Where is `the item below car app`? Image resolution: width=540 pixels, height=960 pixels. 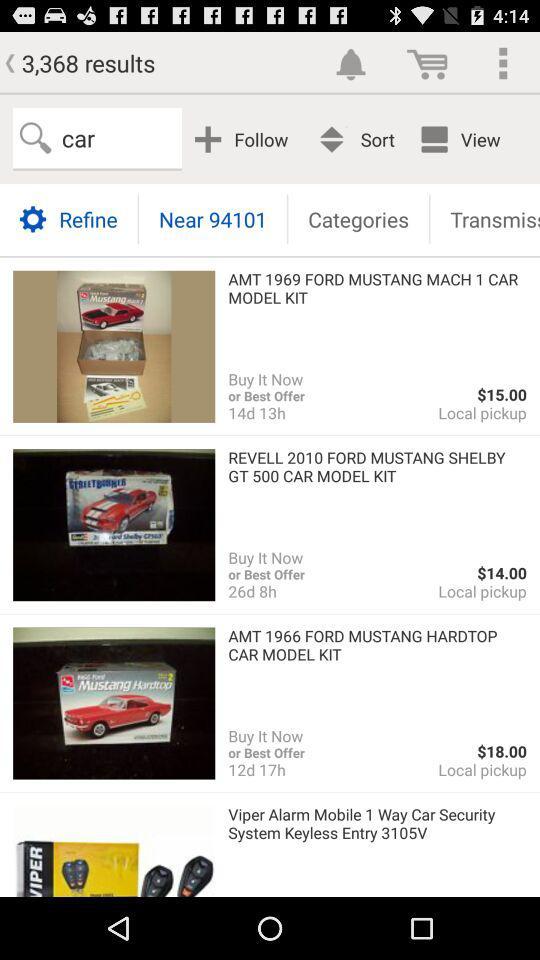 the item below car app is located at coordinates (67, 218).